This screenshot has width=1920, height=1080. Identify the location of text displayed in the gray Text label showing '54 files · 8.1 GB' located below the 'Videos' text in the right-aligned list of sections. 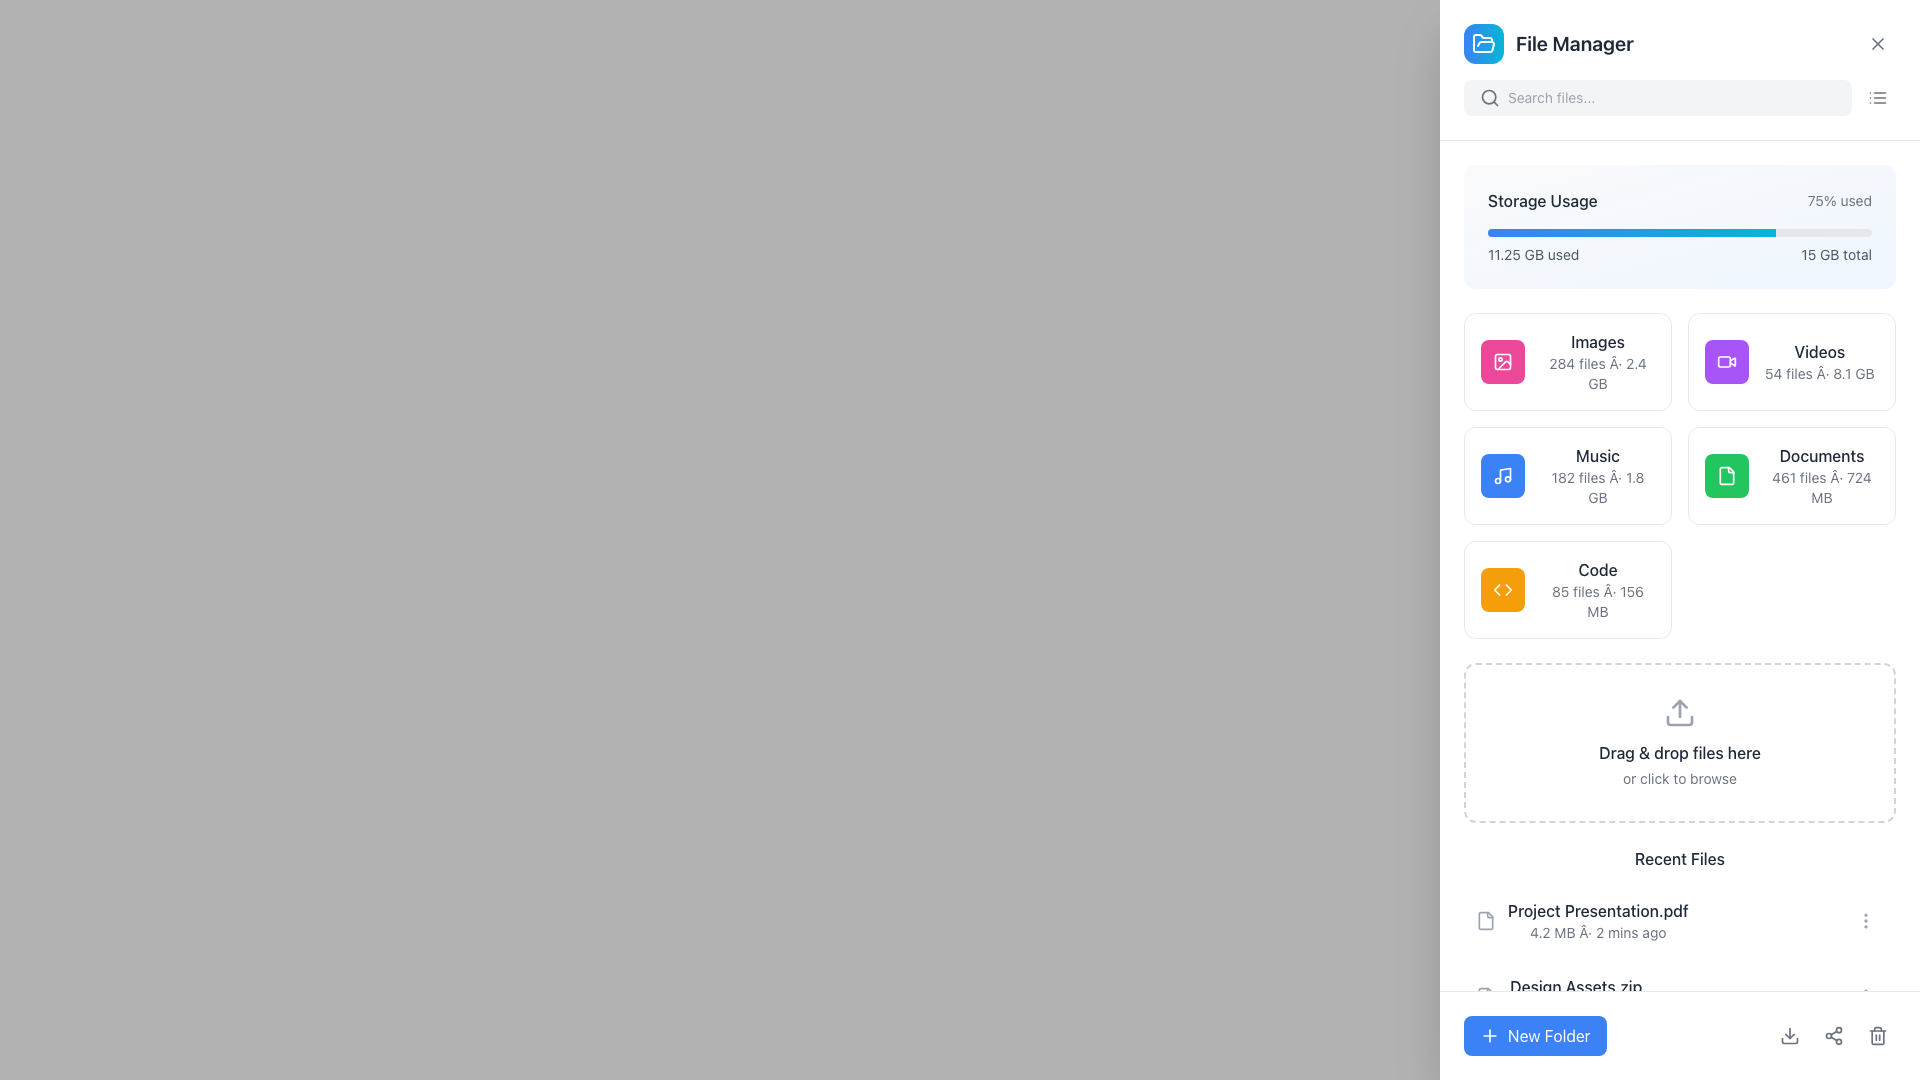
(1819, 374).